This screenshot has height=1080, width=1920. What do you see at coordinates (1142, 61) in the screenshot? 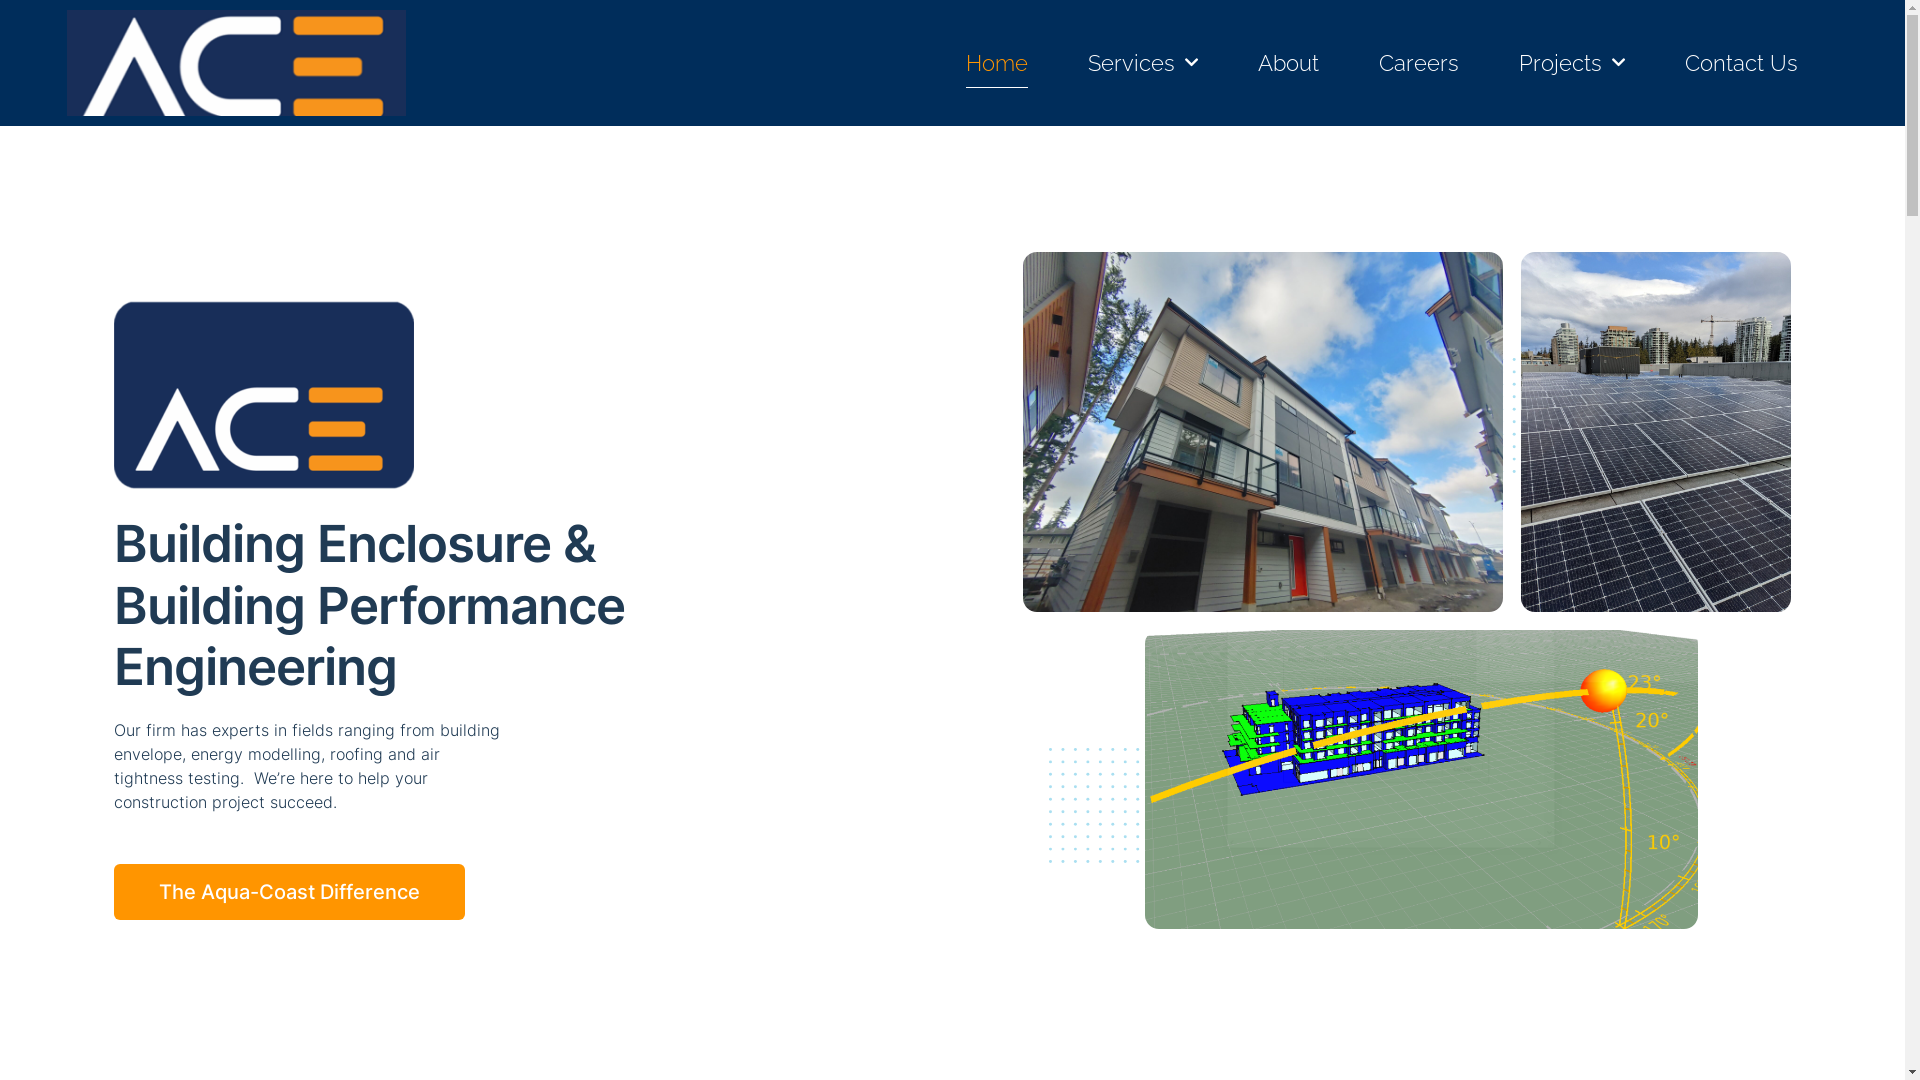
I see `'Services'` at bounding box center [1142, 61].